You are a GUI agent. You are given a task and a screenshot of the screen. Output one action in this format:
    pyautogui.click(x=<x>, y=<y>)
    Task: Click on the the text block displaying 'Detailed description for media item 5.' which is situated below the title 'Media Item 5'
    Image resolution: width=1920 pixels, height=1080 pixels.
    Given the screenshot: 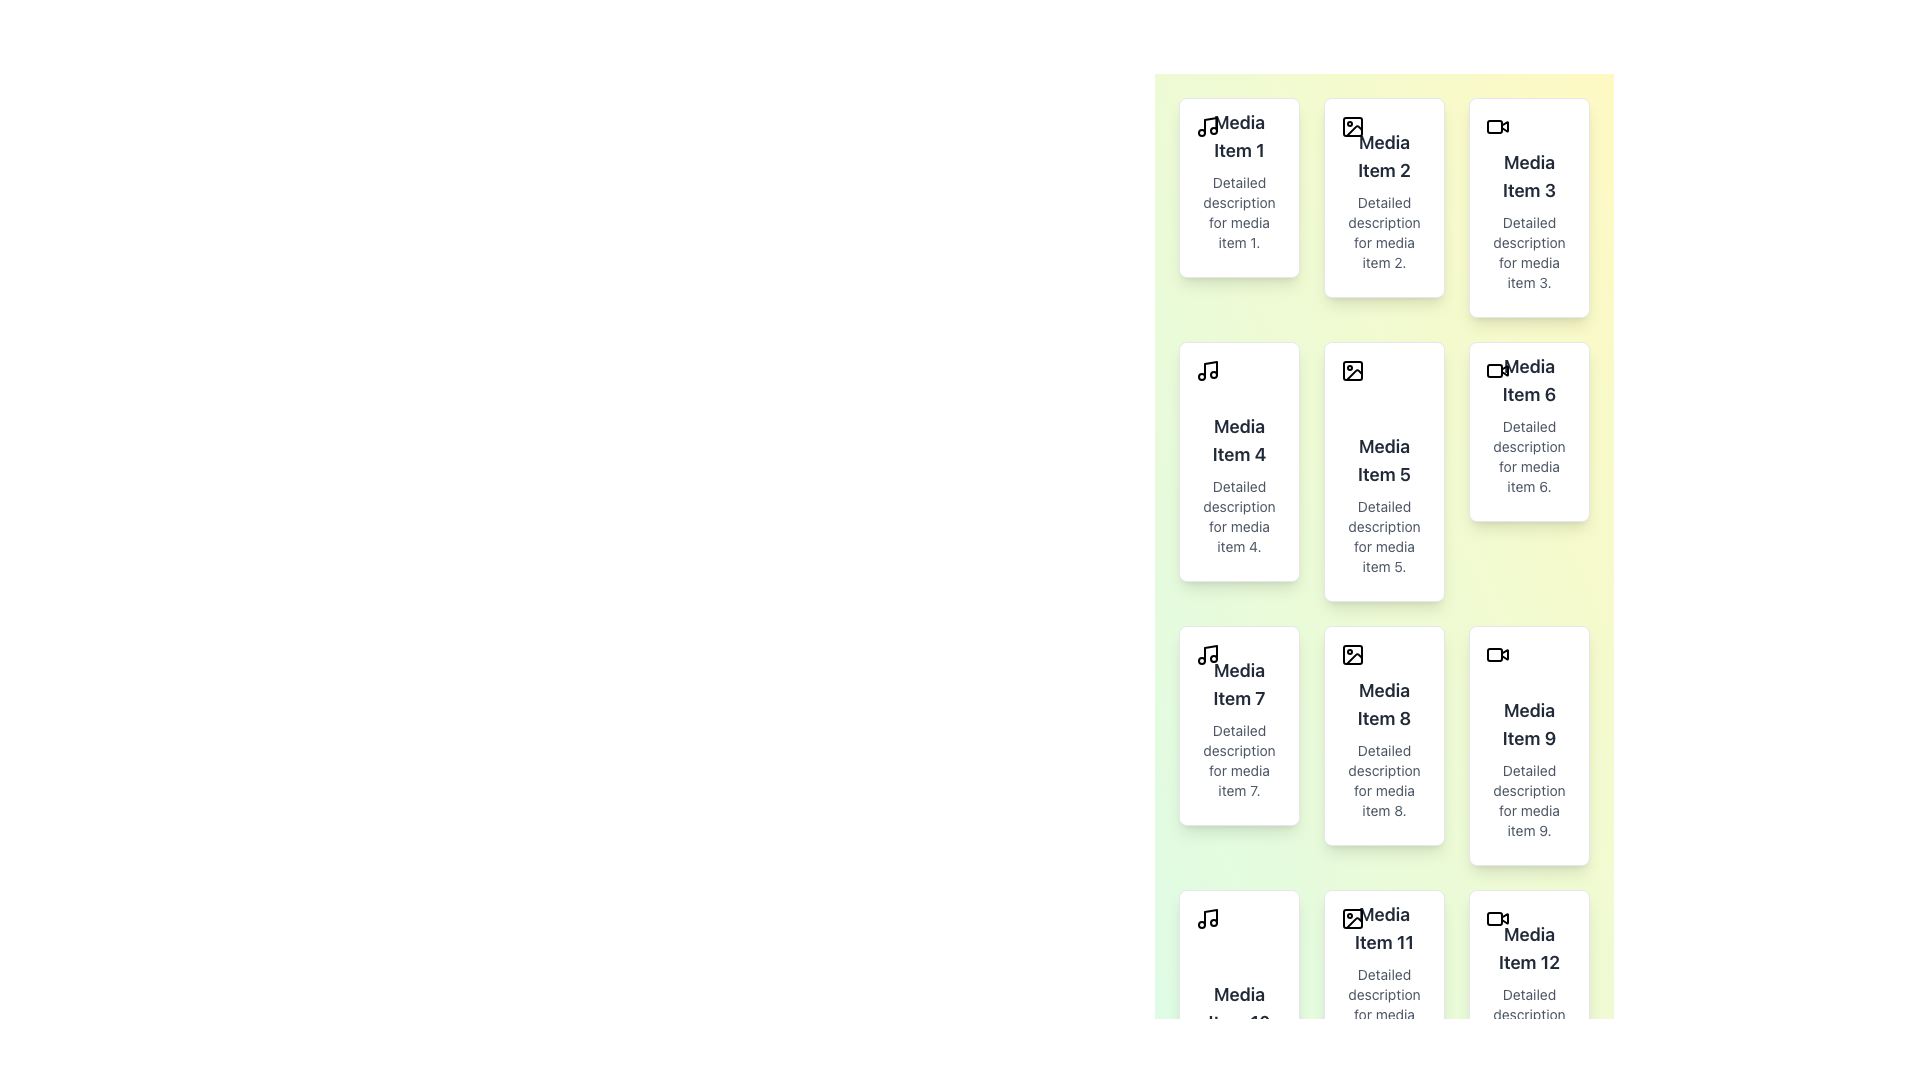 What is the action you would take?
    pyautogui.click(x=1383, y=535)
    